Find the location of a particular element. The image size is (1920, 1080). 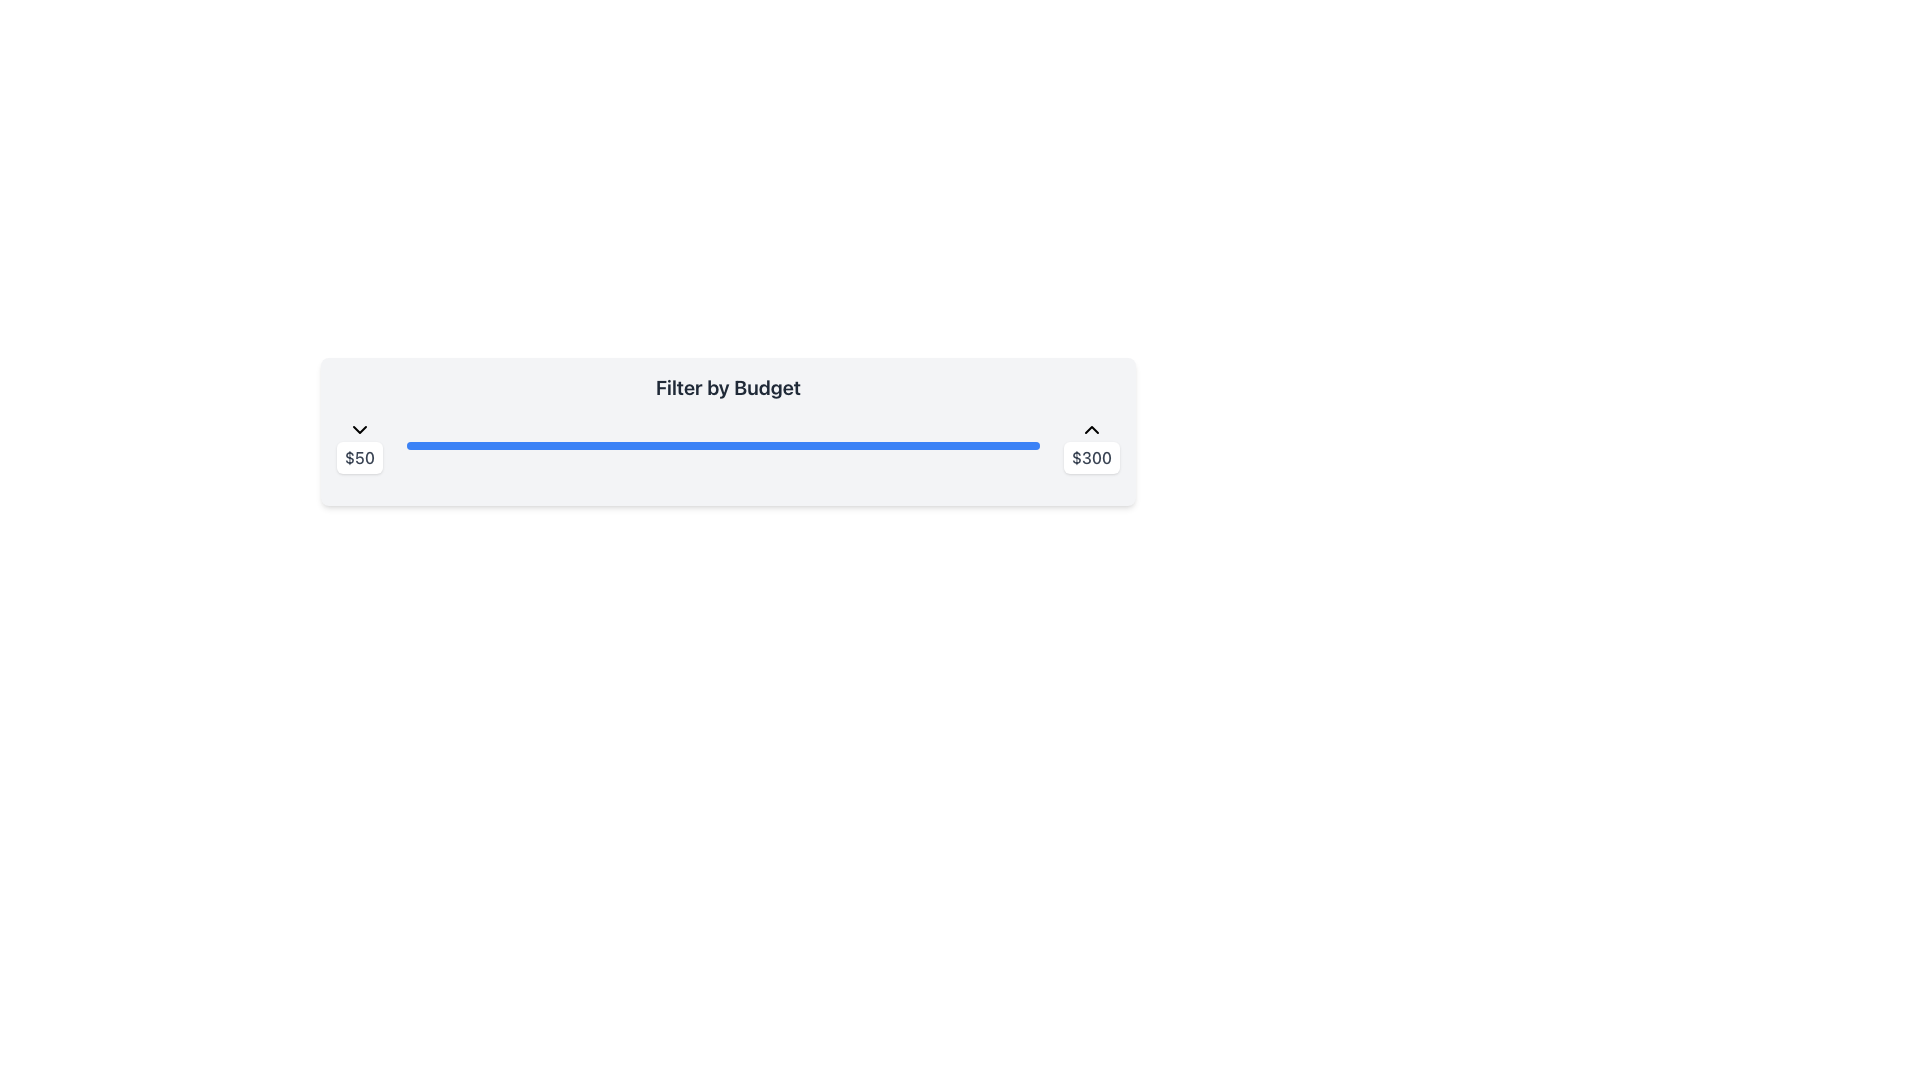

the value of the slider is located at coordinates (760, 445).